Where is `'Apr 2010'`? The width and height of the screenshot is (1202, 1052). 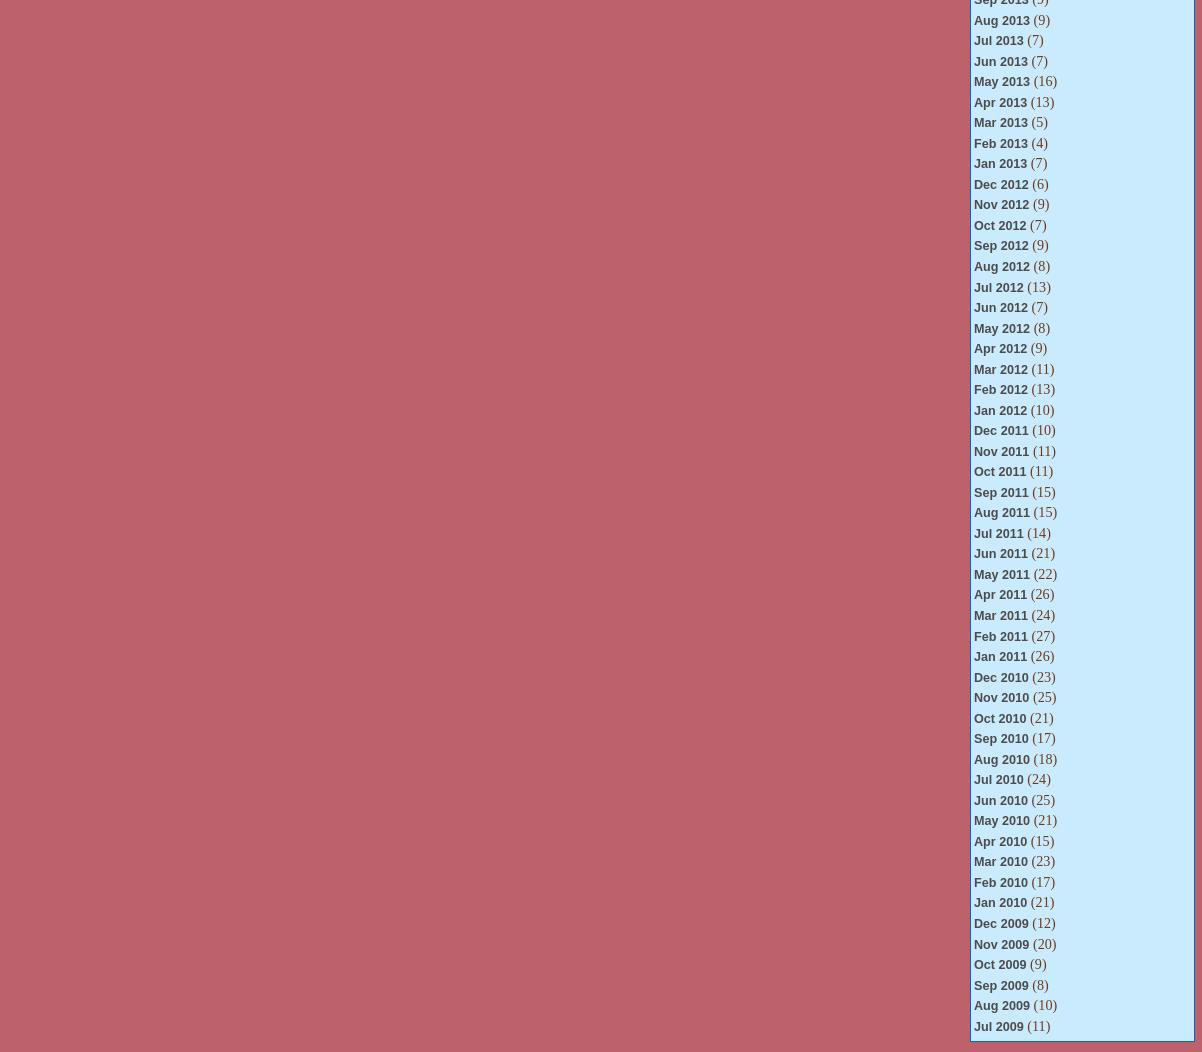
'Apr 2010' is located at coordinates (999, 839).